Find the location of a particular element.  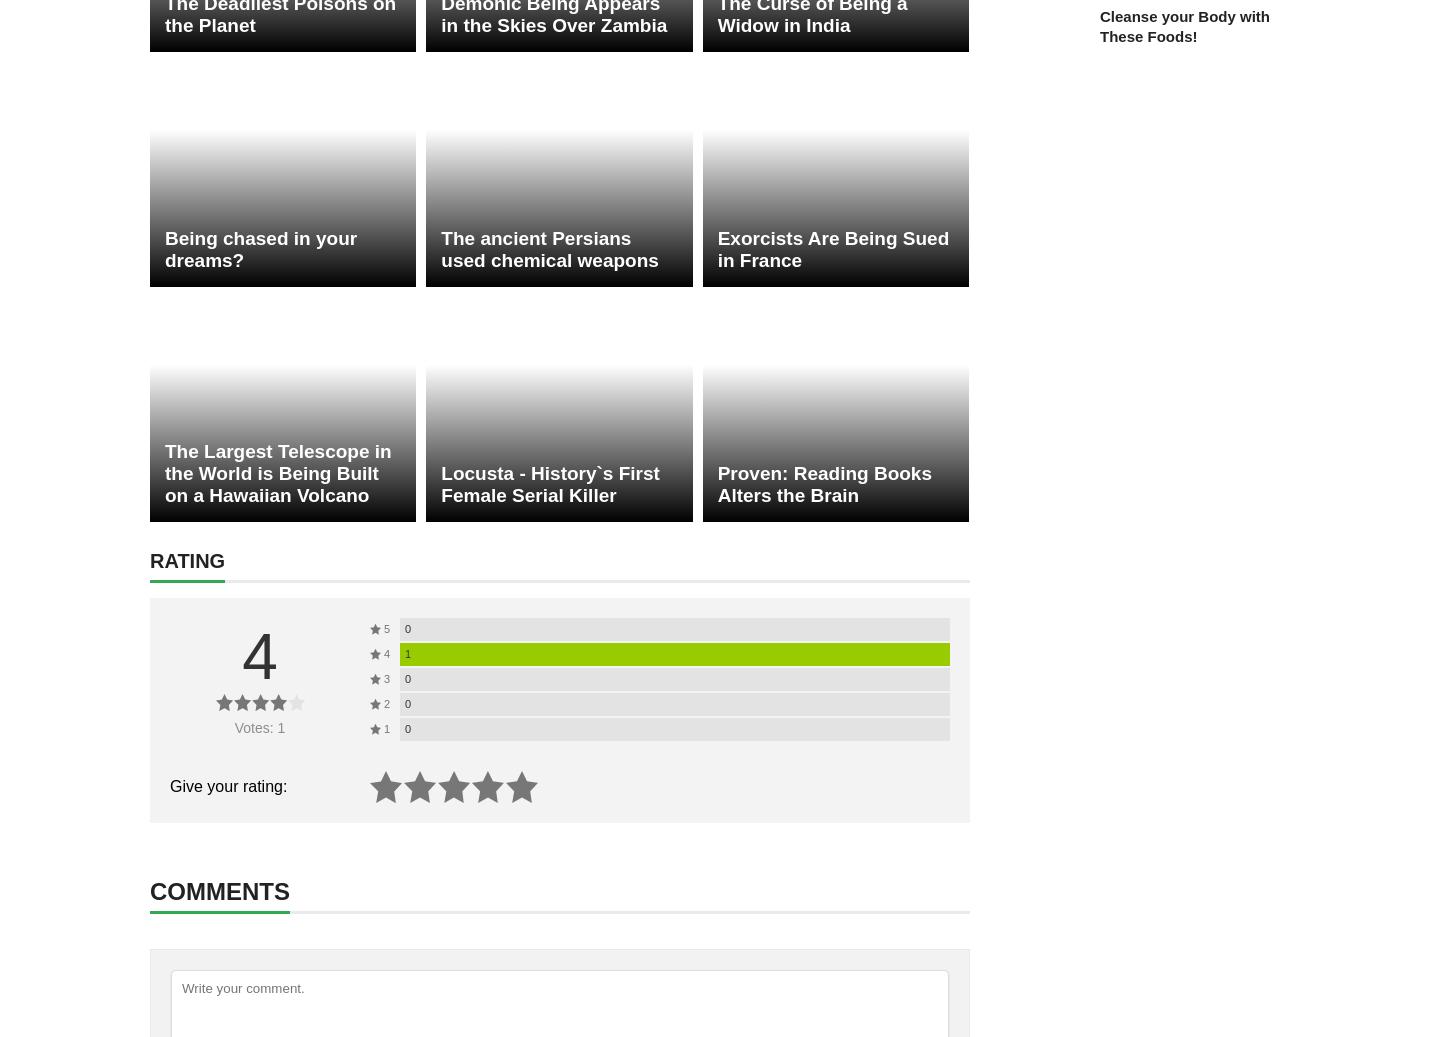

'Locusta - History`s First Female Serial Killer' is located at coordinates (549, 483).